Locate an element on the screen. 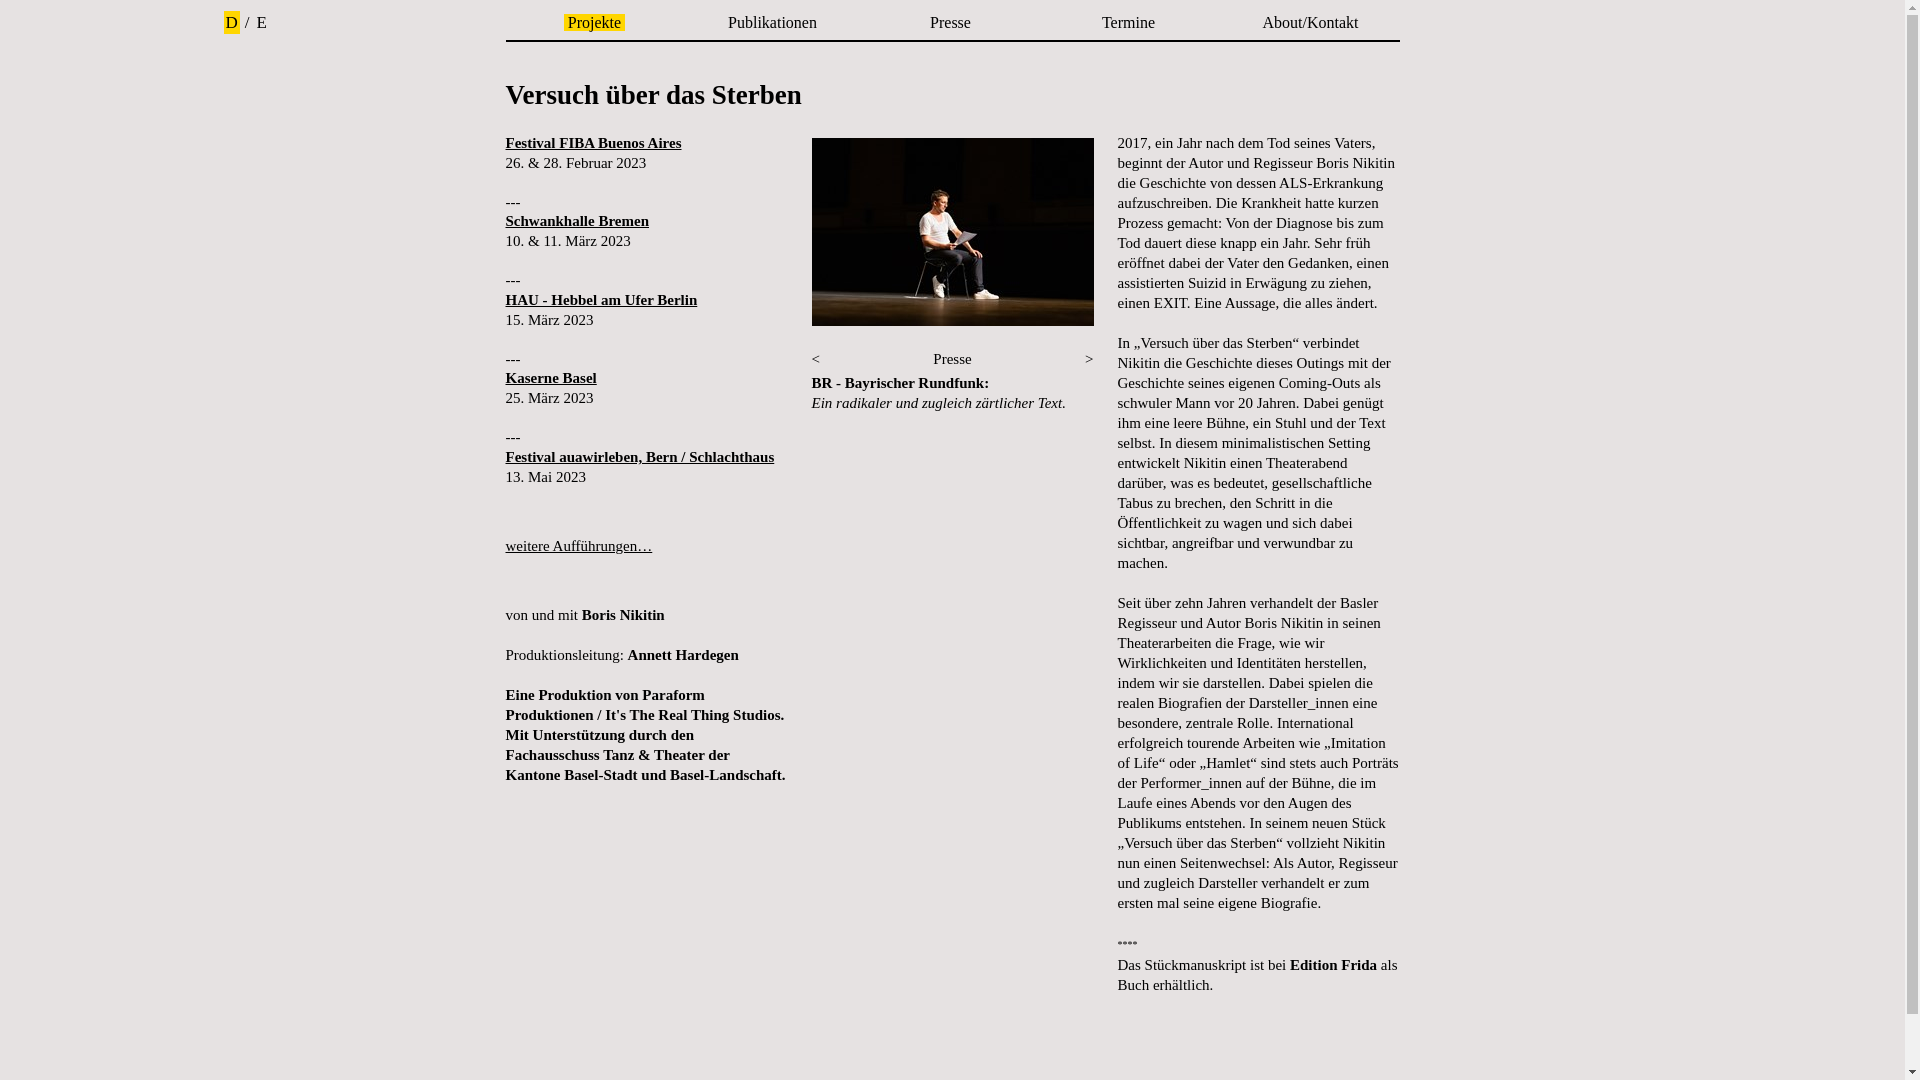 This screenshot has width=1920, height=1080. 'Publikationen' is located at coordinates (771, 22).